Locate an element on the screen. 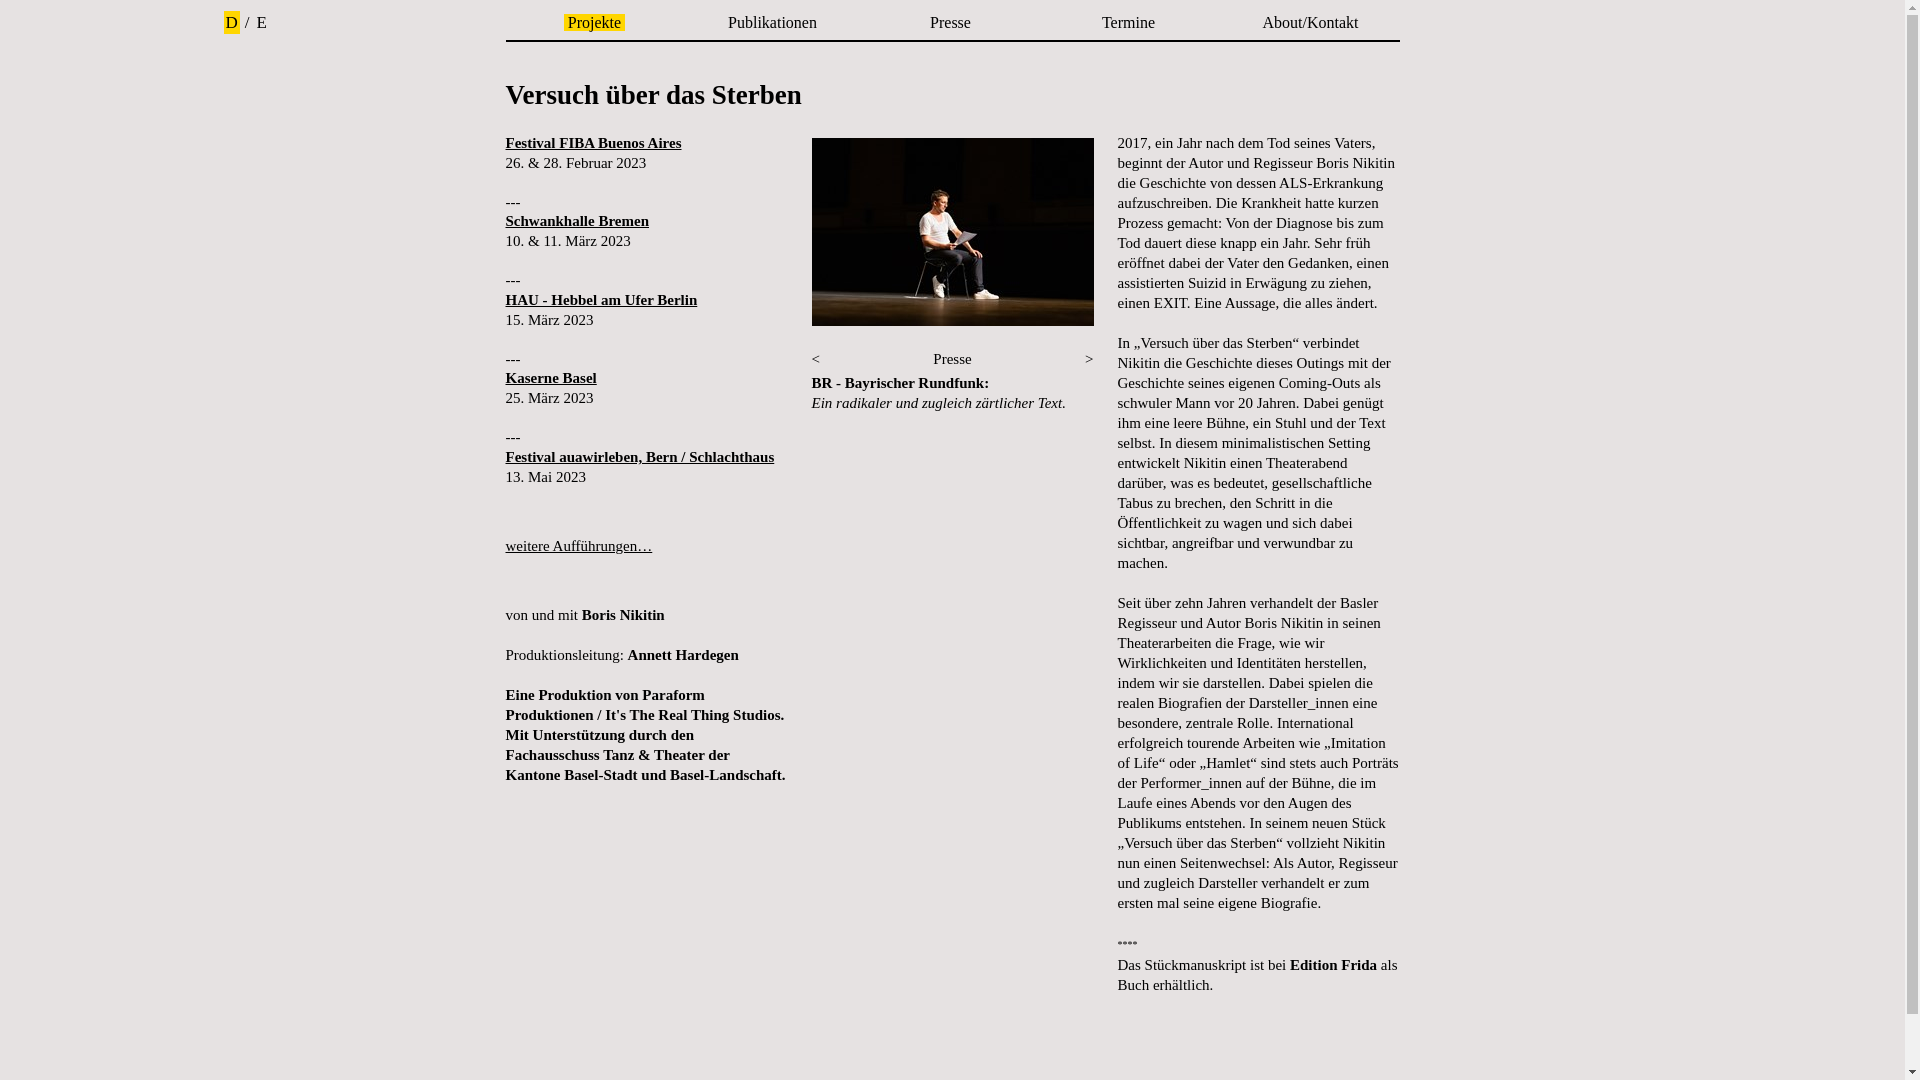 This screenshot has width=1920, height=1080. 'Publikationen' is located at coordinates (771, 22).